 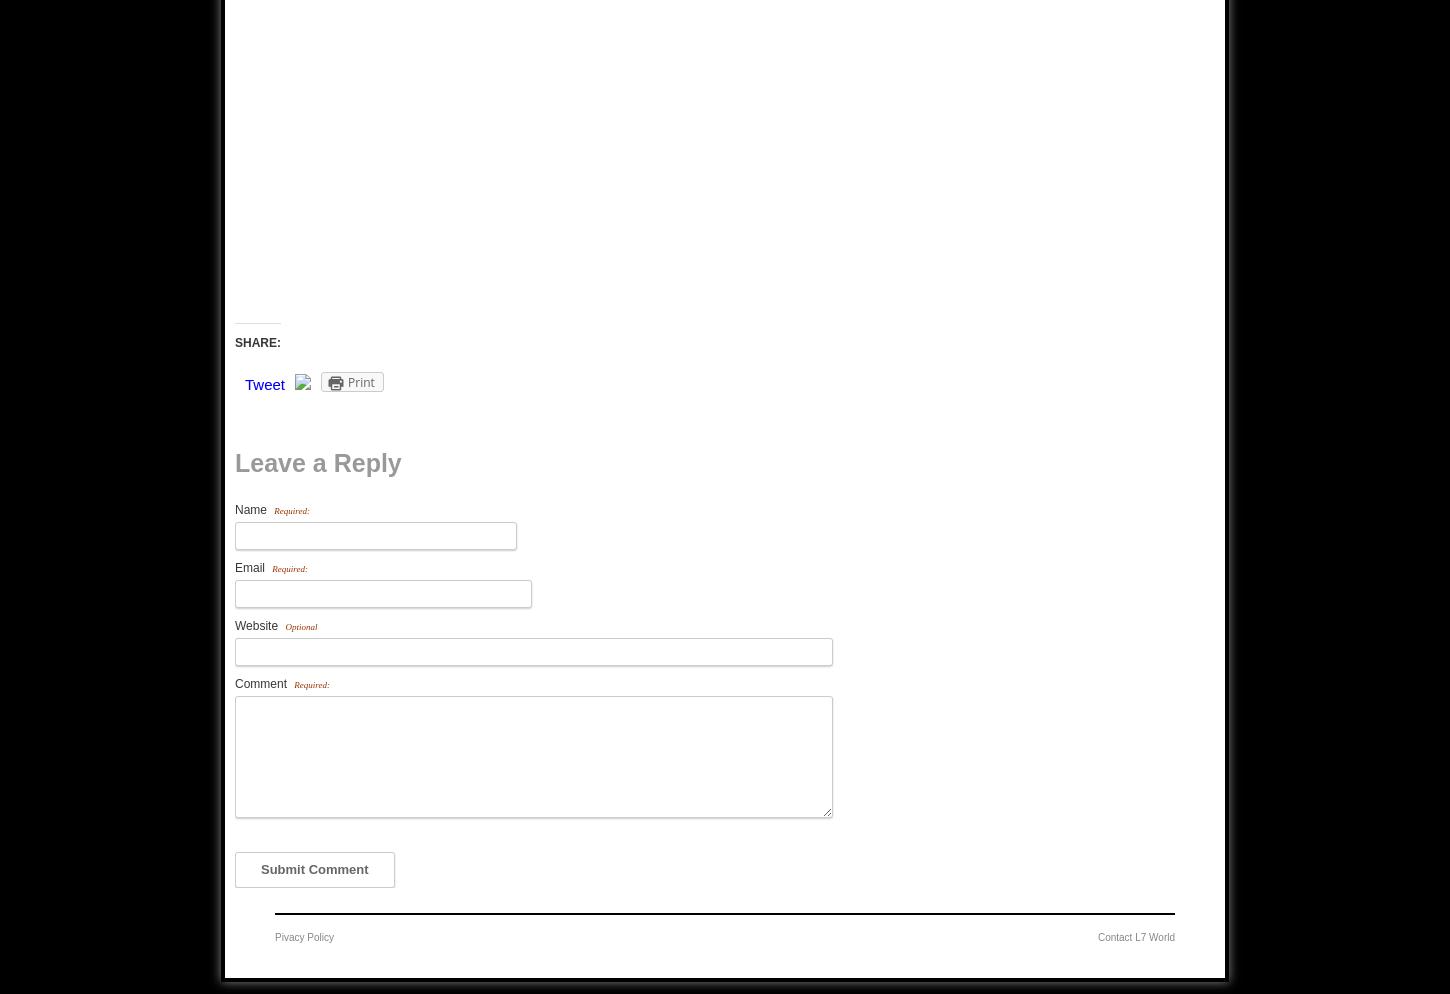 I want to click on 'Print', so click(x=361, y=382).